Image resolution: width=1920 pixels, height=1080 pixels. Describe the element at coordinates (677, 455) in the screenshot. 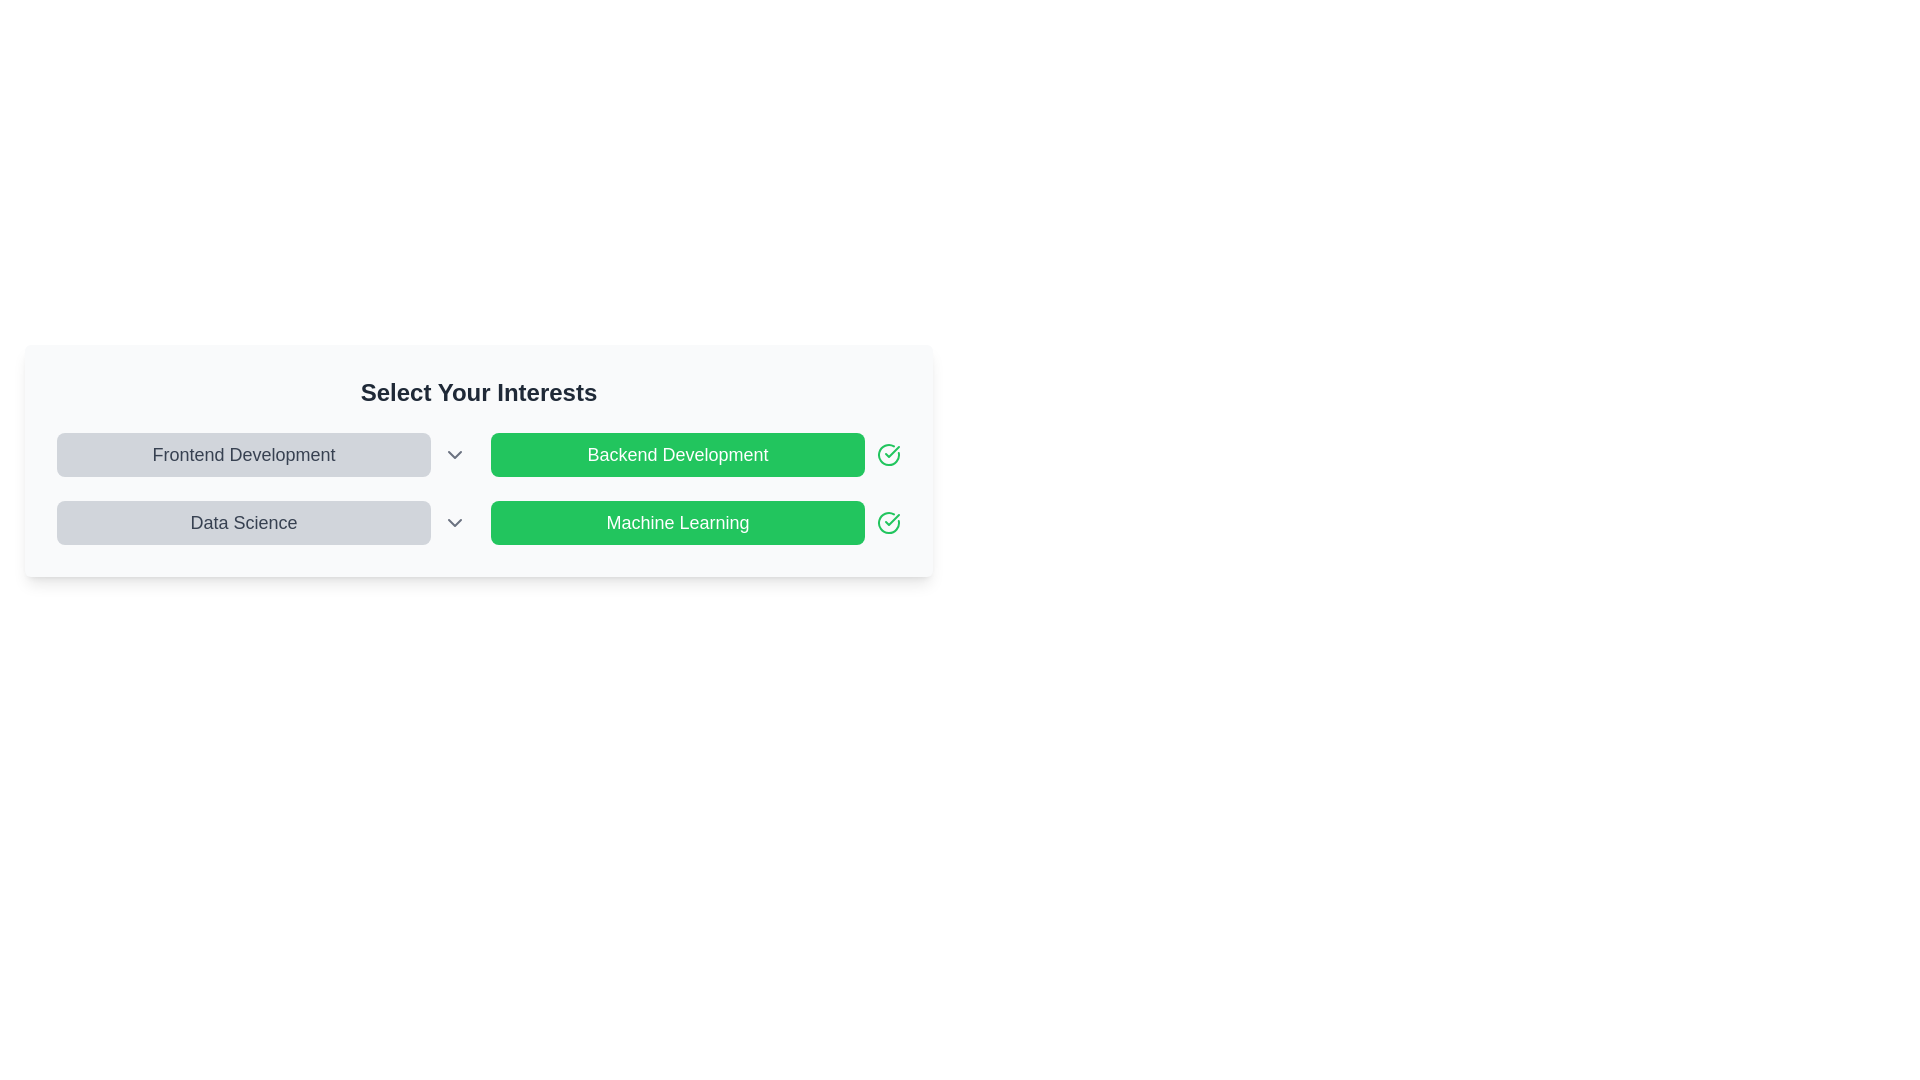

I see `'Backend Development' button to toggle its activation state` at that location.